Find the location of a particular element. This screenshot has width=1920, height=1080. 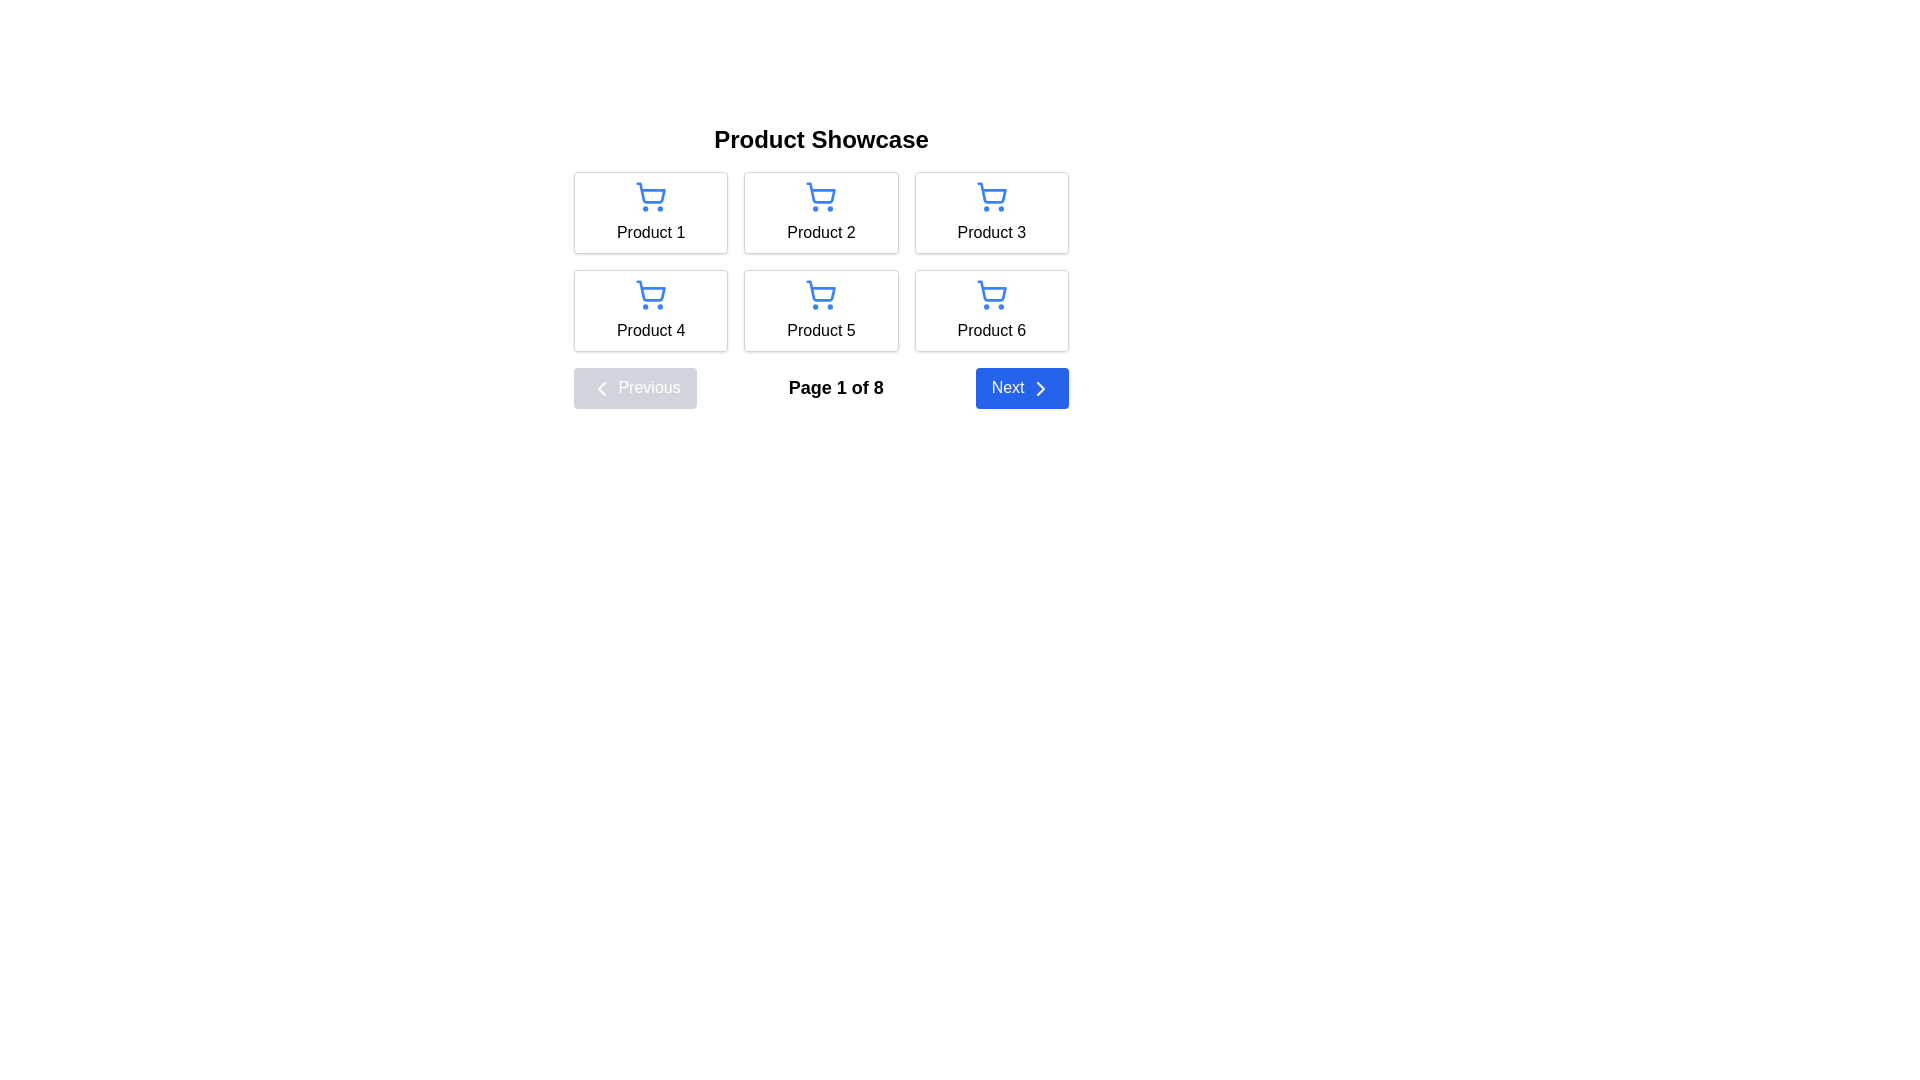

the shopping cart icon located at the top center of the 'Product 2' card is located at coordinates (821, 196).